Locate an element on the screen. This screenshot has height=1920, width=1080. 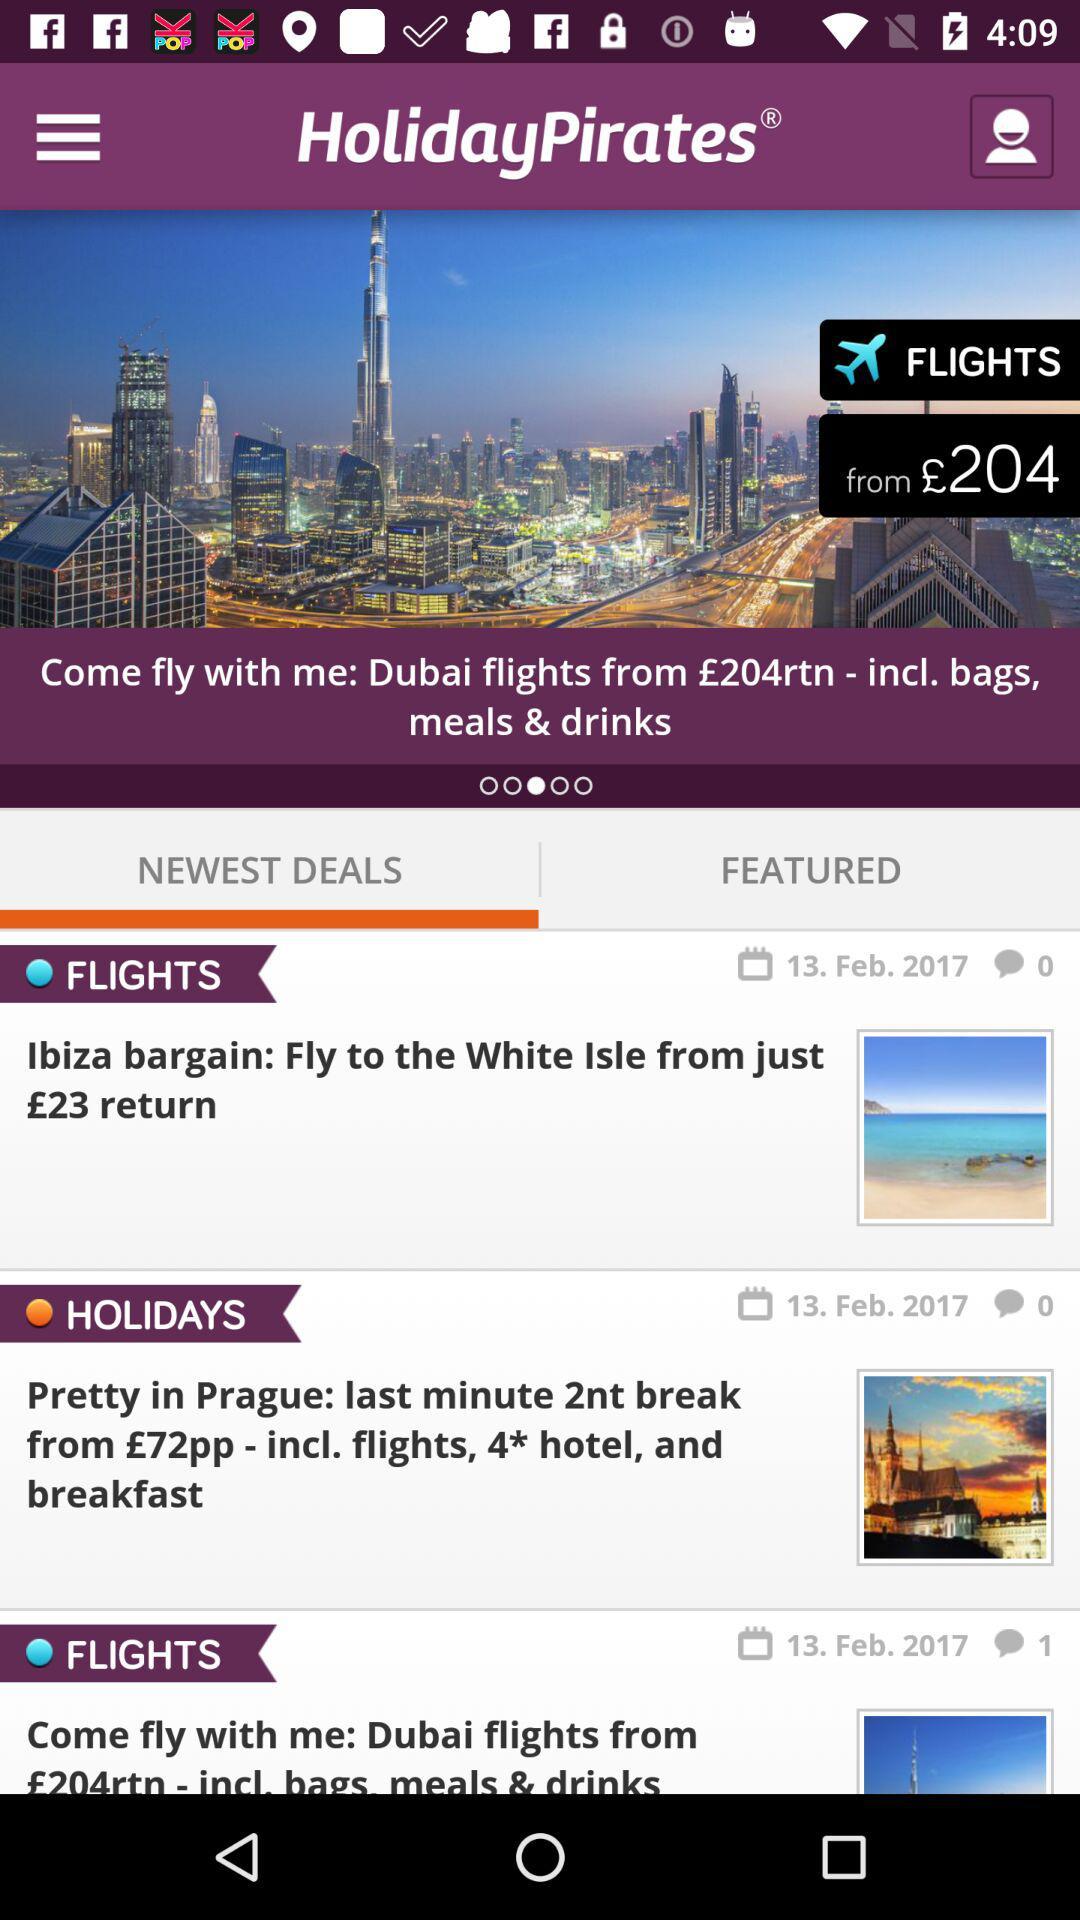
featured is located at coordinates (810, 869).